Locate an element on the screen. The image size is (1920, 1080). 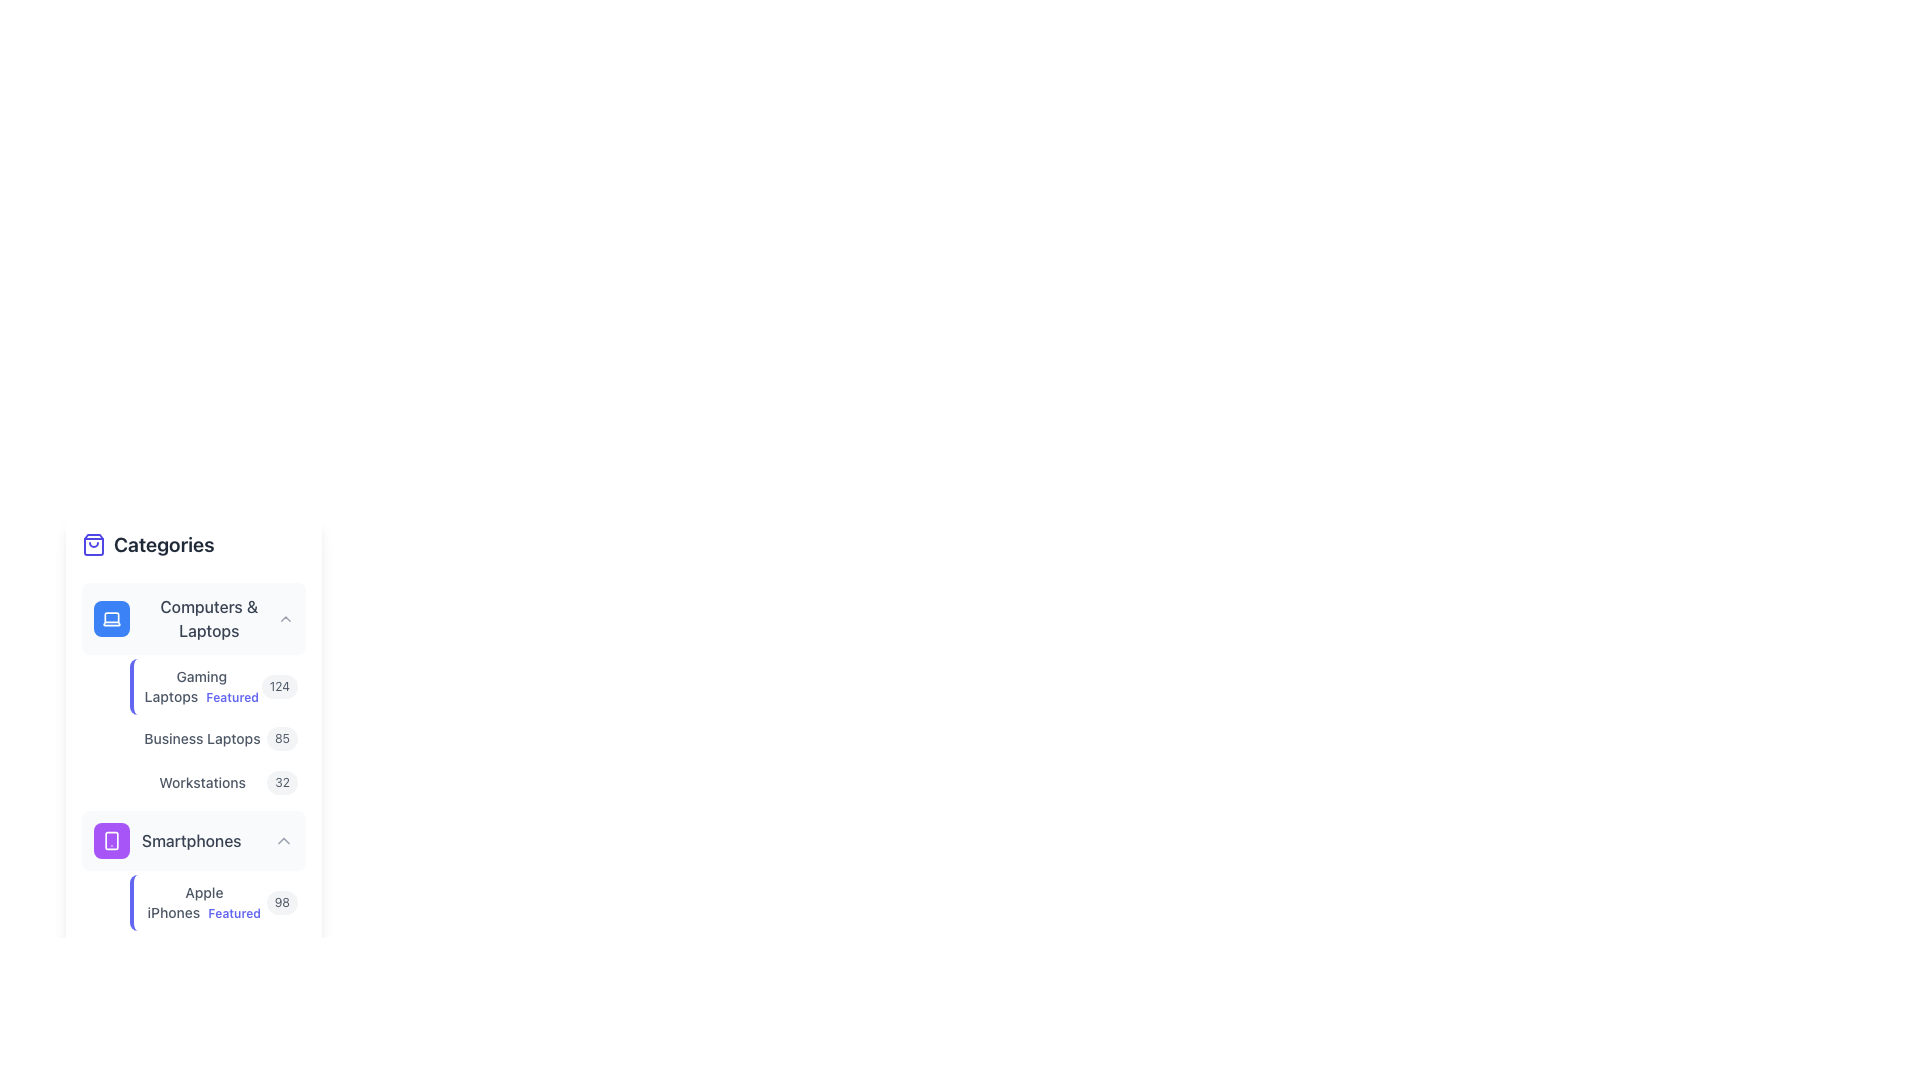
the text 'Apple iPhones' in the list item, which has a badge showing '98' and a blue 'Featured' indicator is located at coordinates (217, 902).